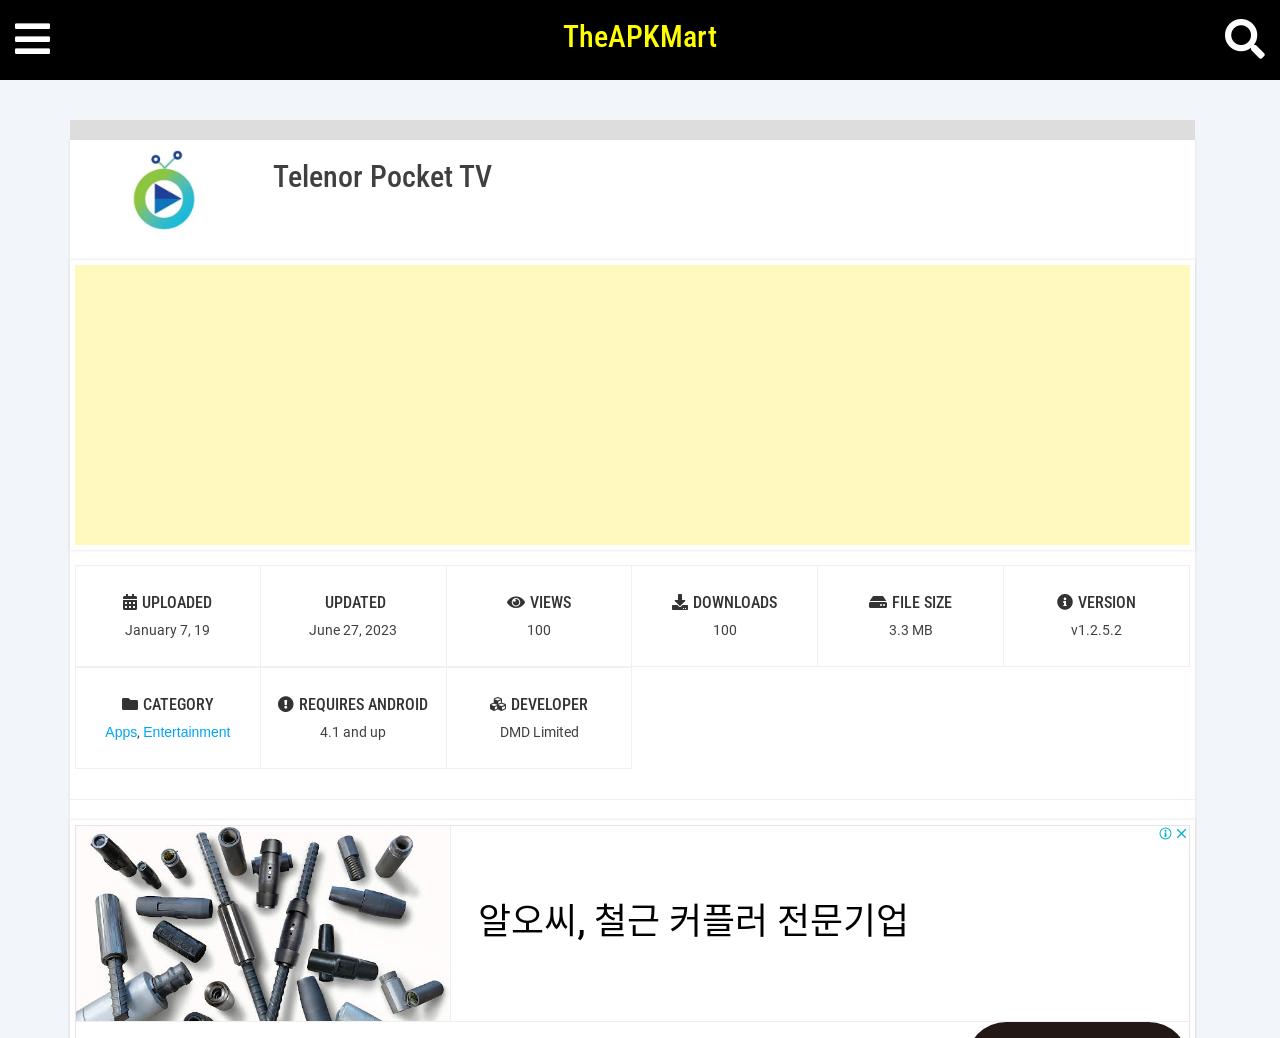  I want to click on 'VIEWS', so click(550, 601).